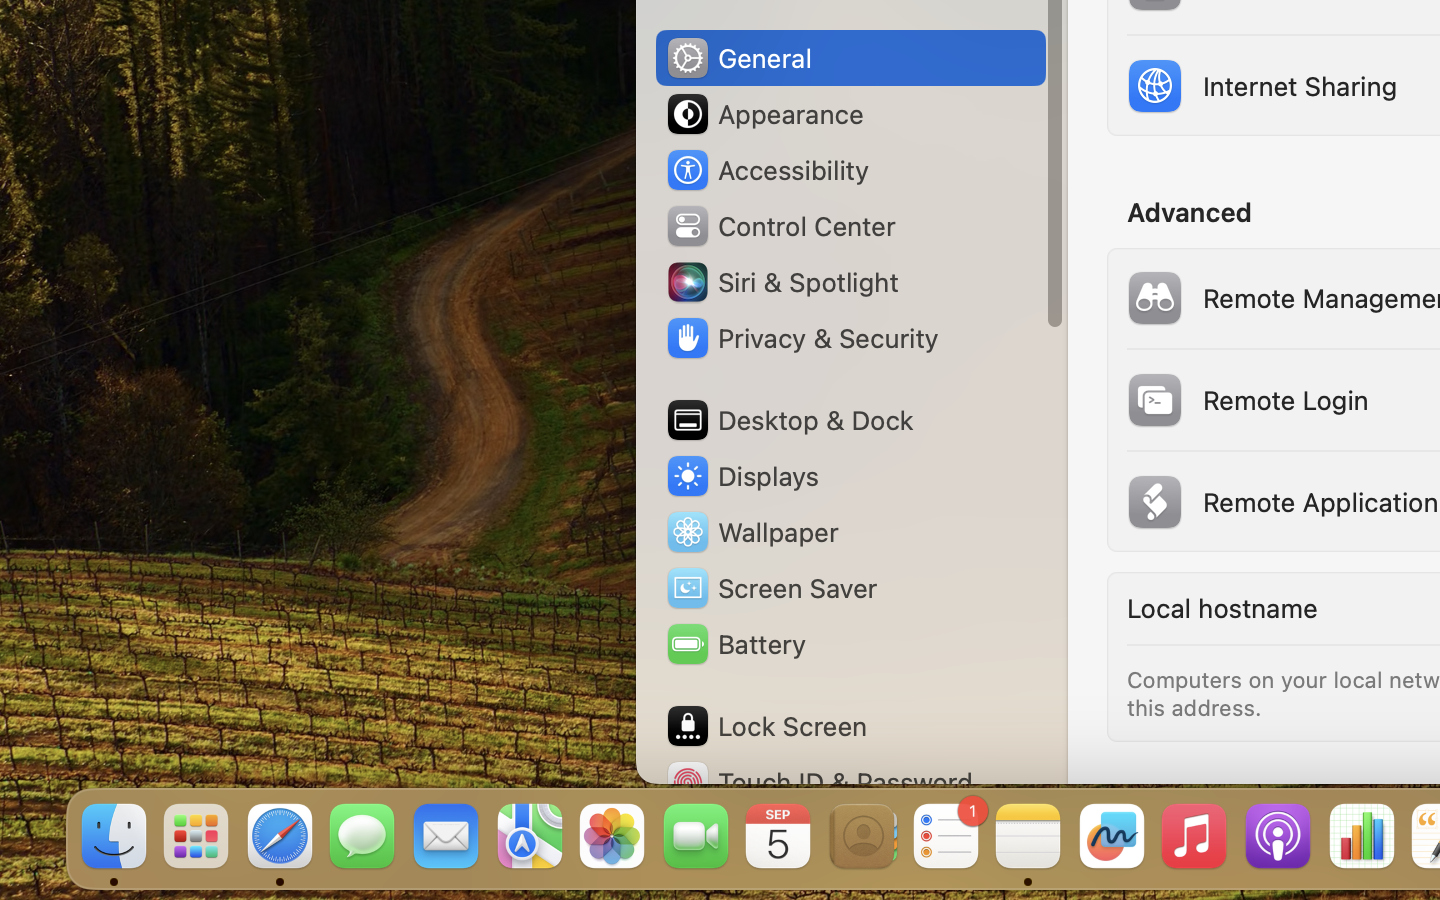  Describe the element at coordinates (769, 587) in the screenshot. I see `'Screen Saver'` at that location.